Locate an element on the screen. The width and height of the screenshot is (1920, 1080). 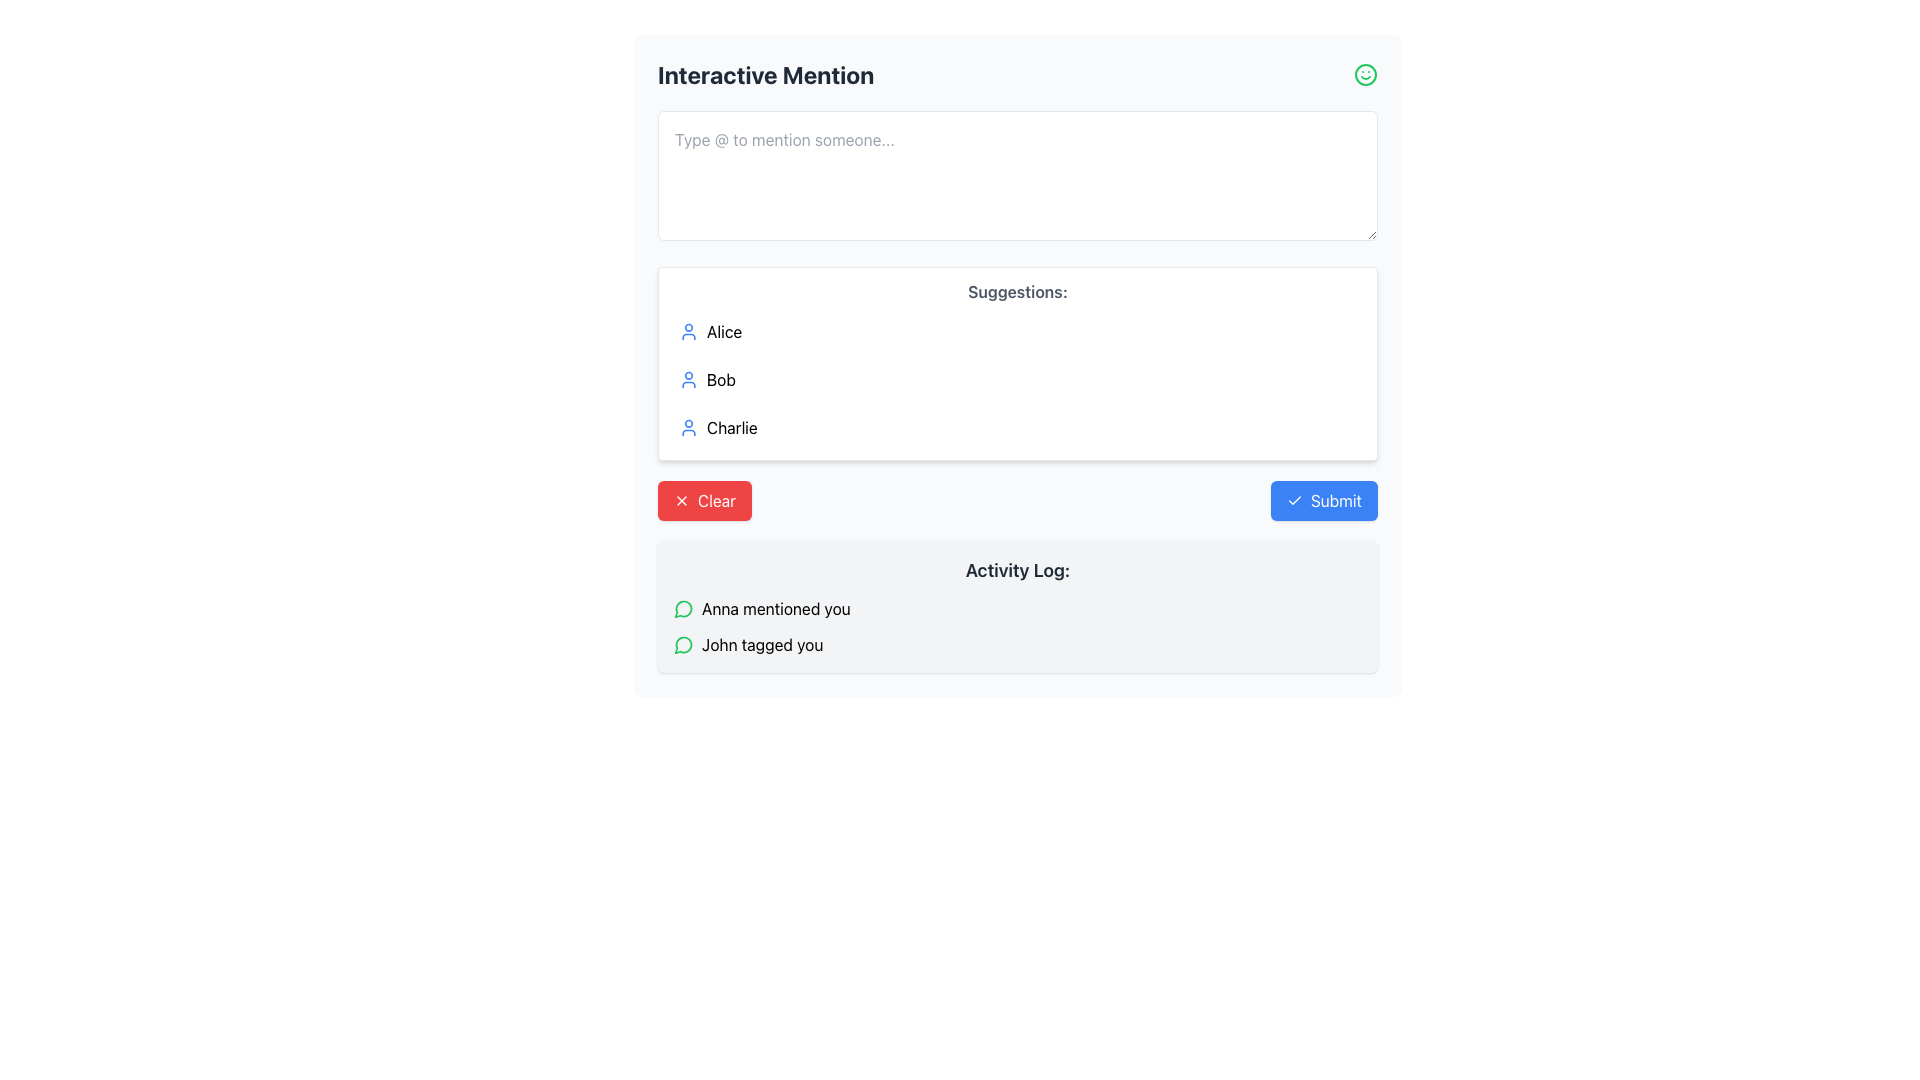
the checkmark icon within the 'Submit' button, which is styled in blue with white text, located in the lower-right segment of the interface is located at coordinates (1294, 500).